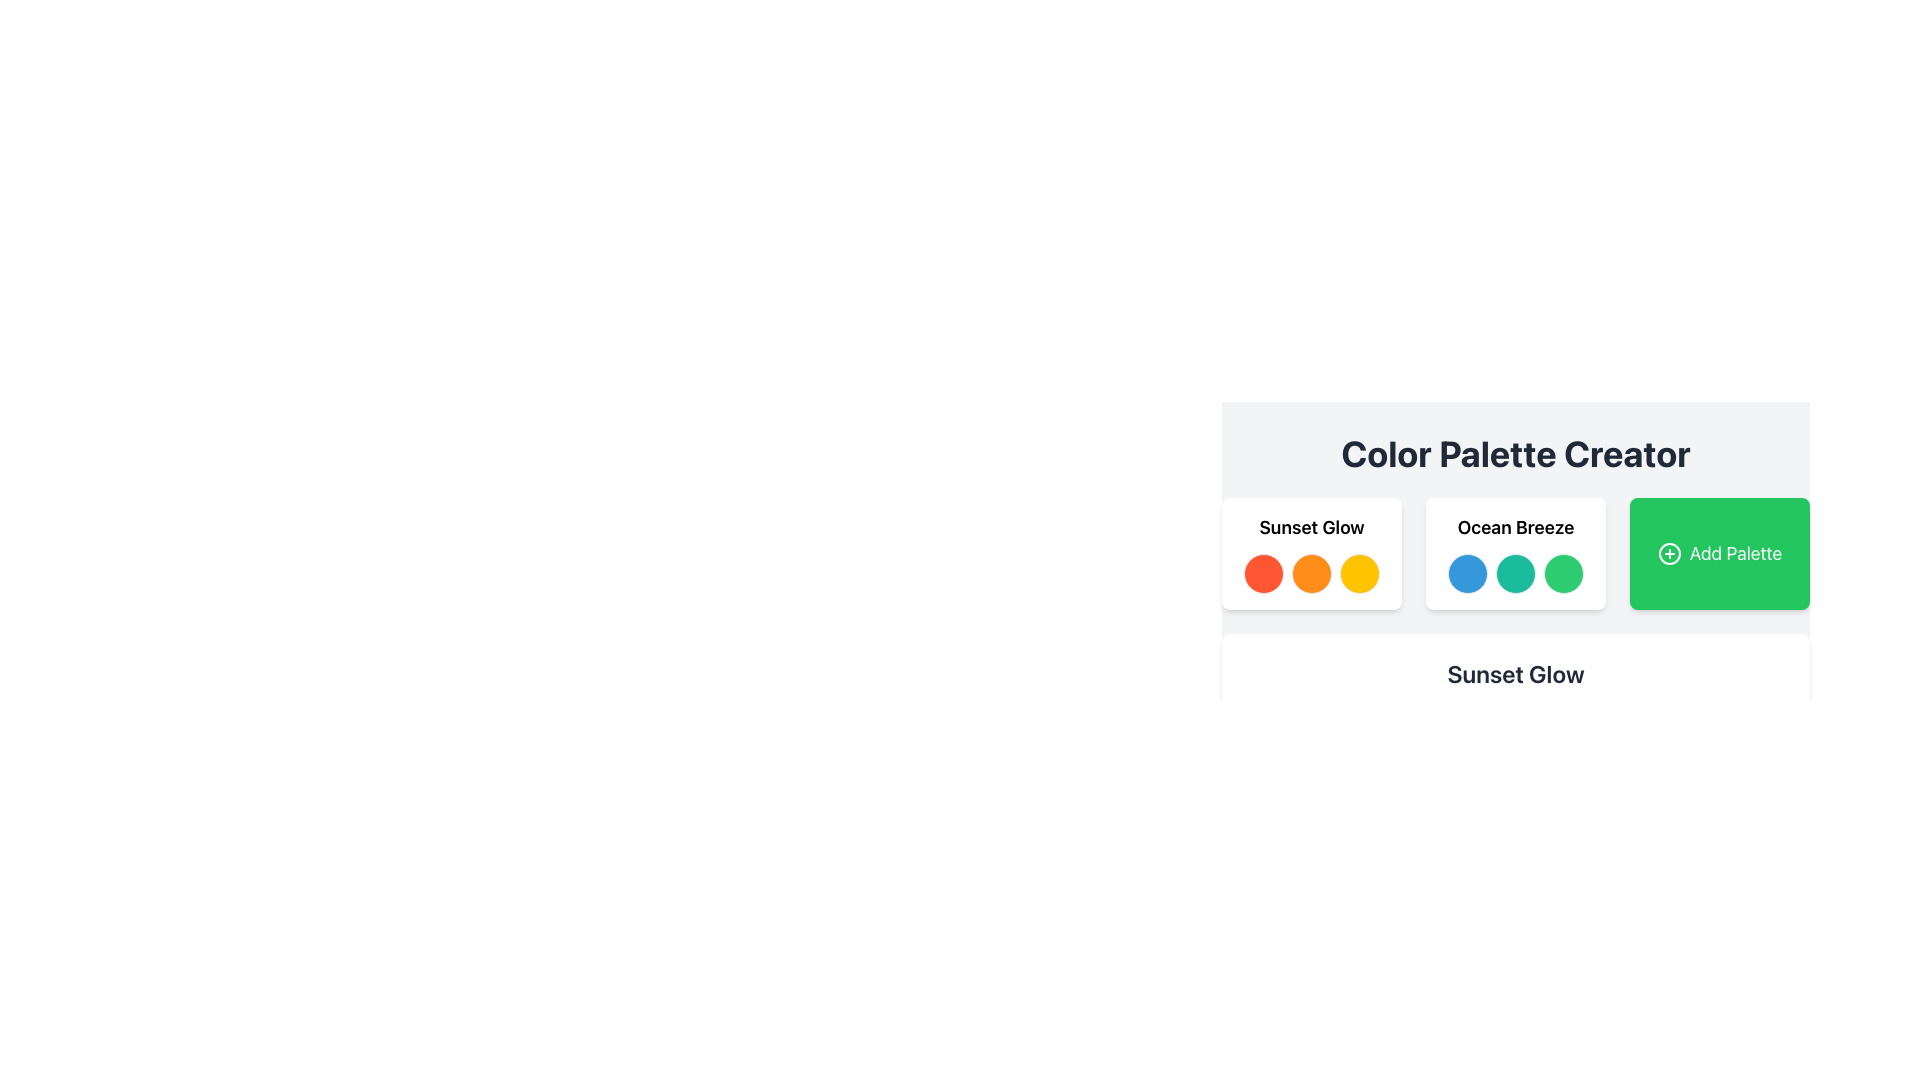 The width and height of the screenshot is (1920, 1080). I want to click on the graphical representation of the Circular graphic component that is part of the 'Add Palette' button in the 'Color Palette Creator' section, so click(1669, 554).